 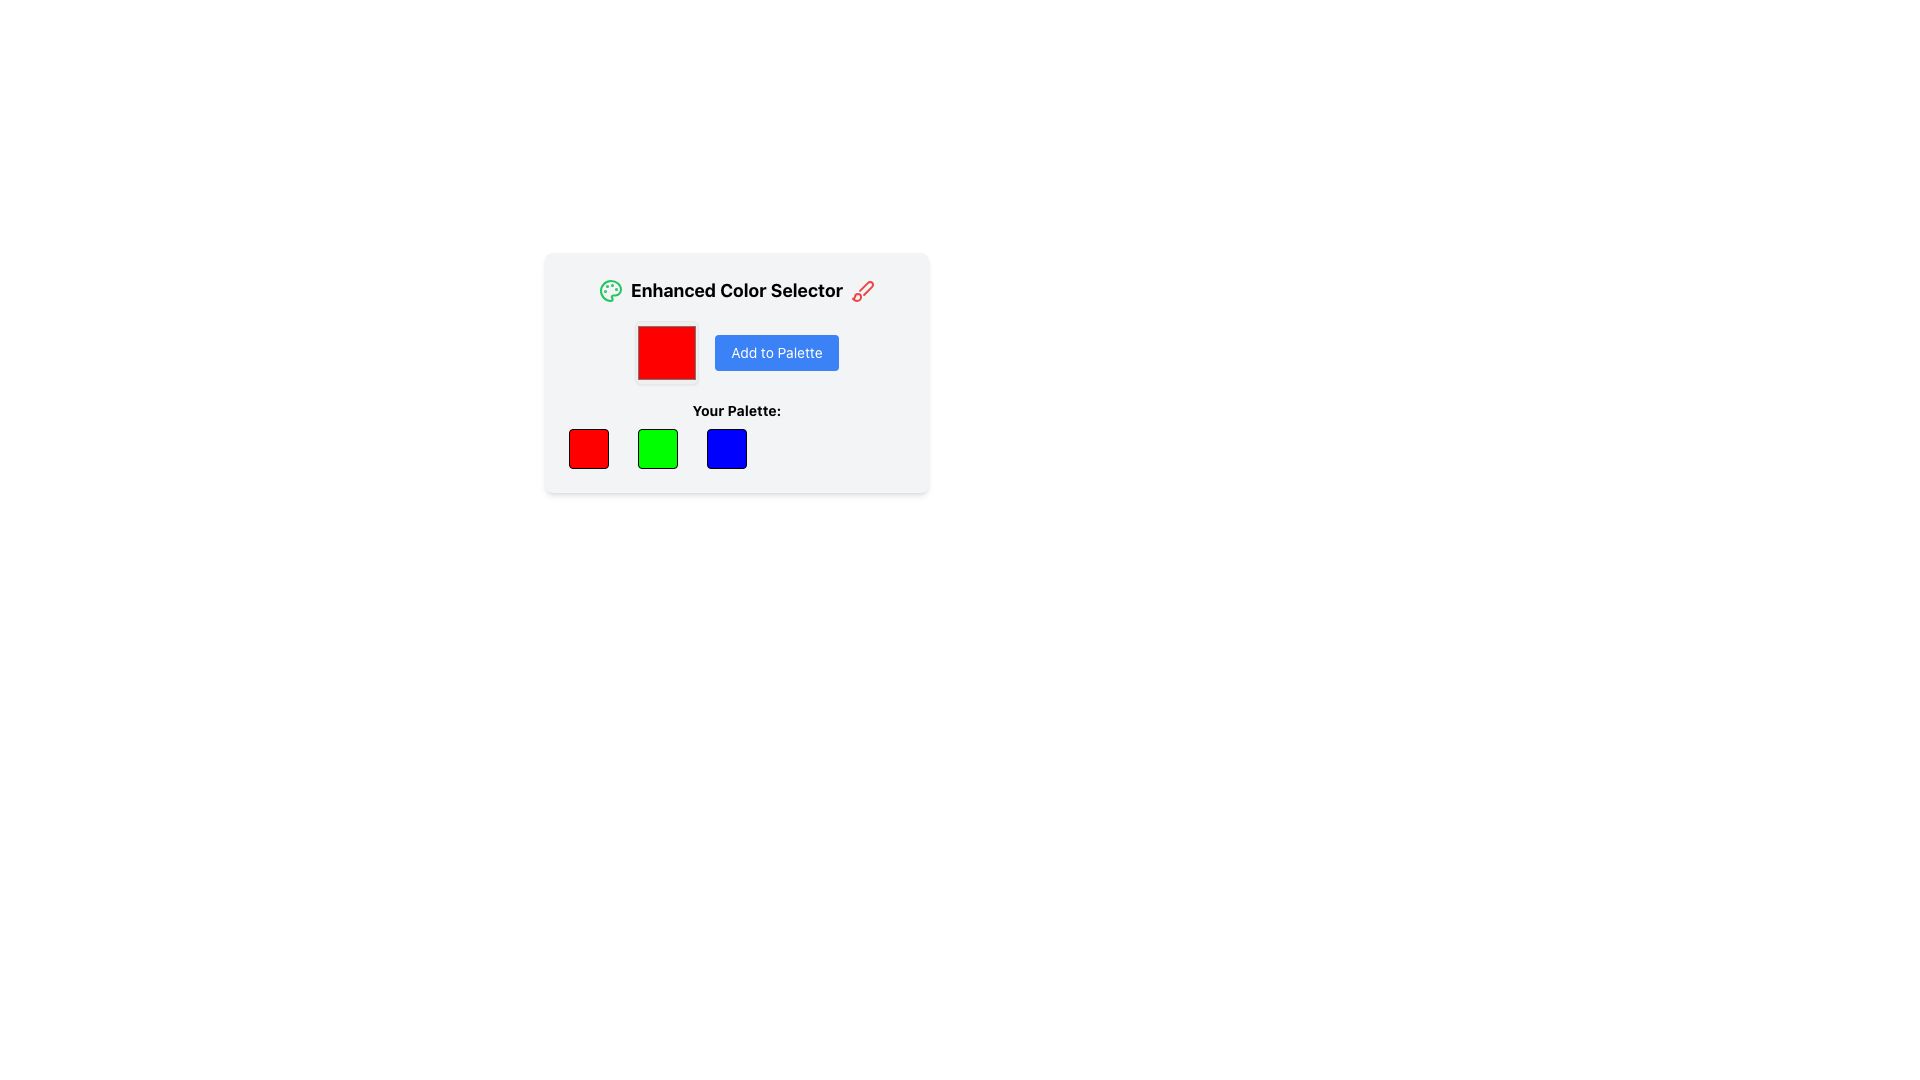 I want to click on the prominent red brush icon located in the top-right corner of the 'Enhanced Color Selector' section, so click(x=863, y=290).